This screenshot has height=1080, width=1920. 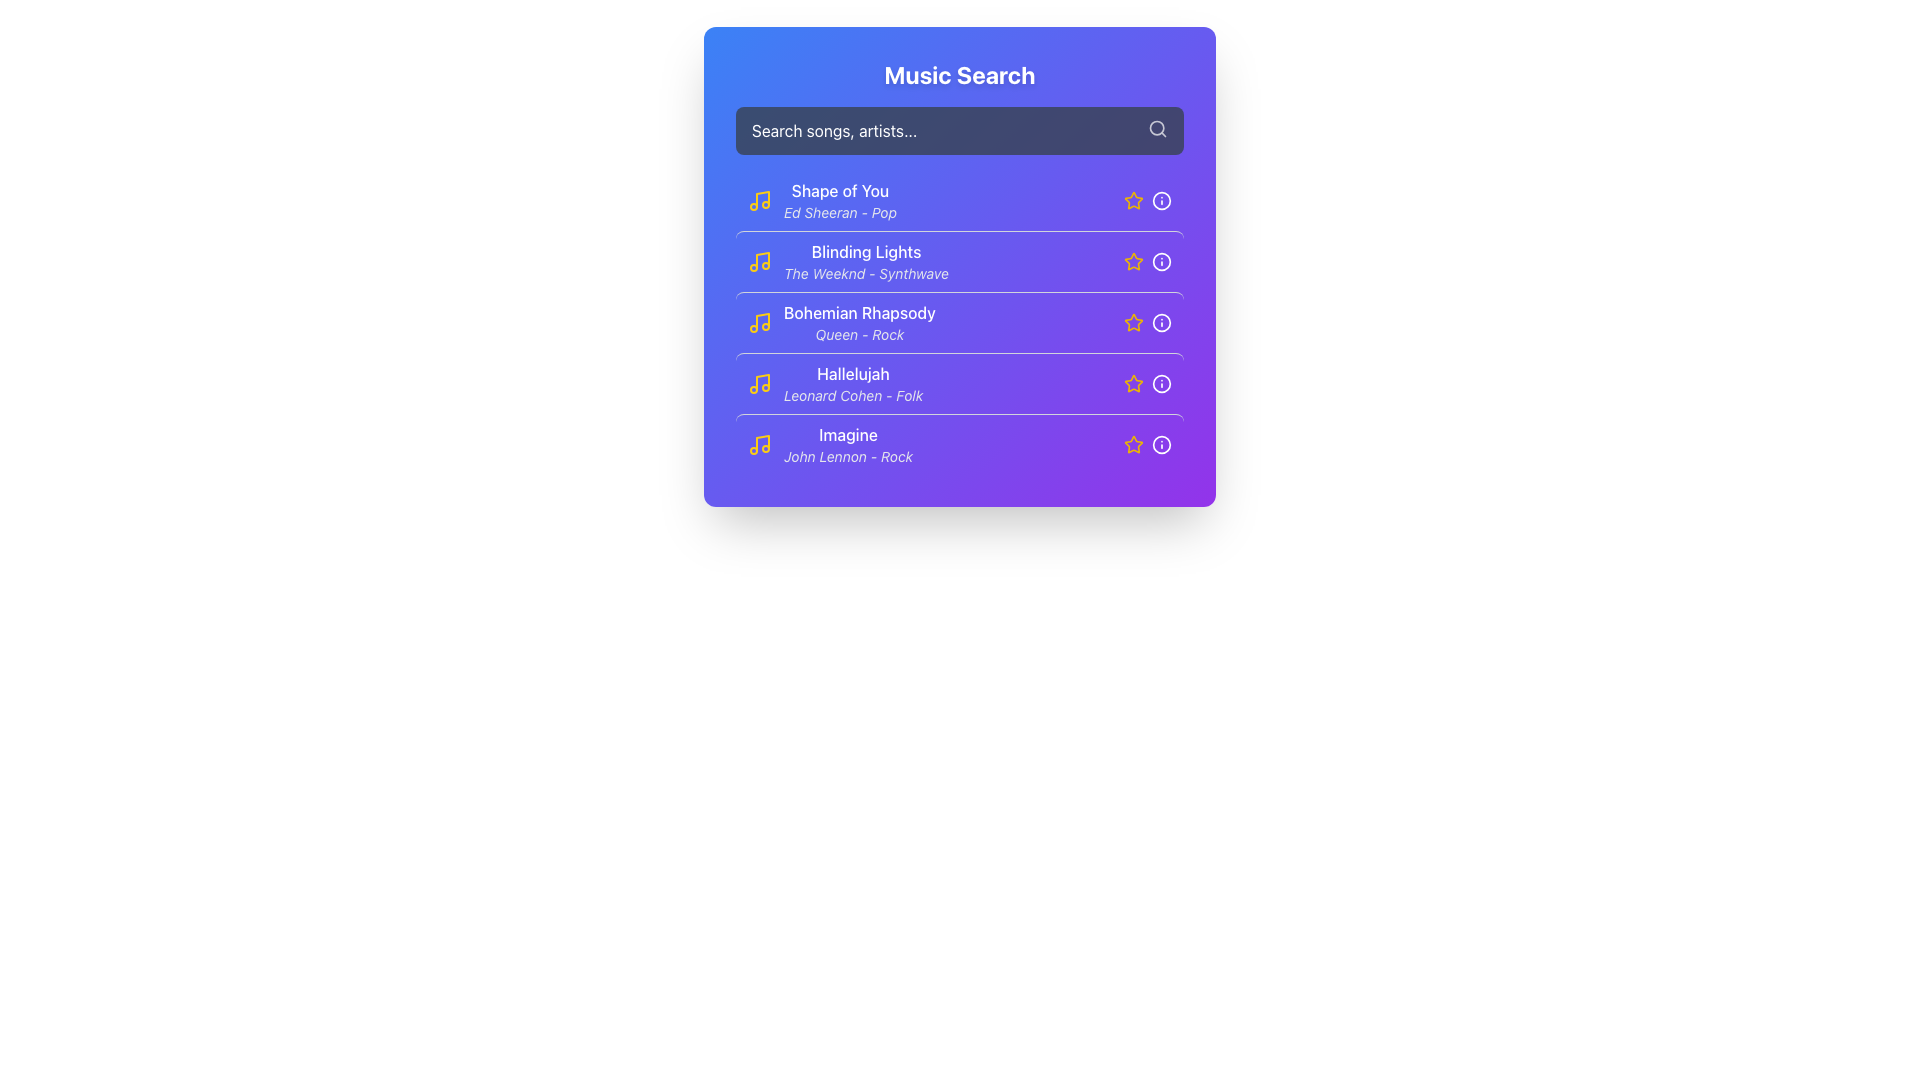 I want to click on the text label displaying 'John Lennon - Rock' in a small italicized gray font, located beneath the song title 'Imagine' in the music search interface, so click(x=848, y=456).